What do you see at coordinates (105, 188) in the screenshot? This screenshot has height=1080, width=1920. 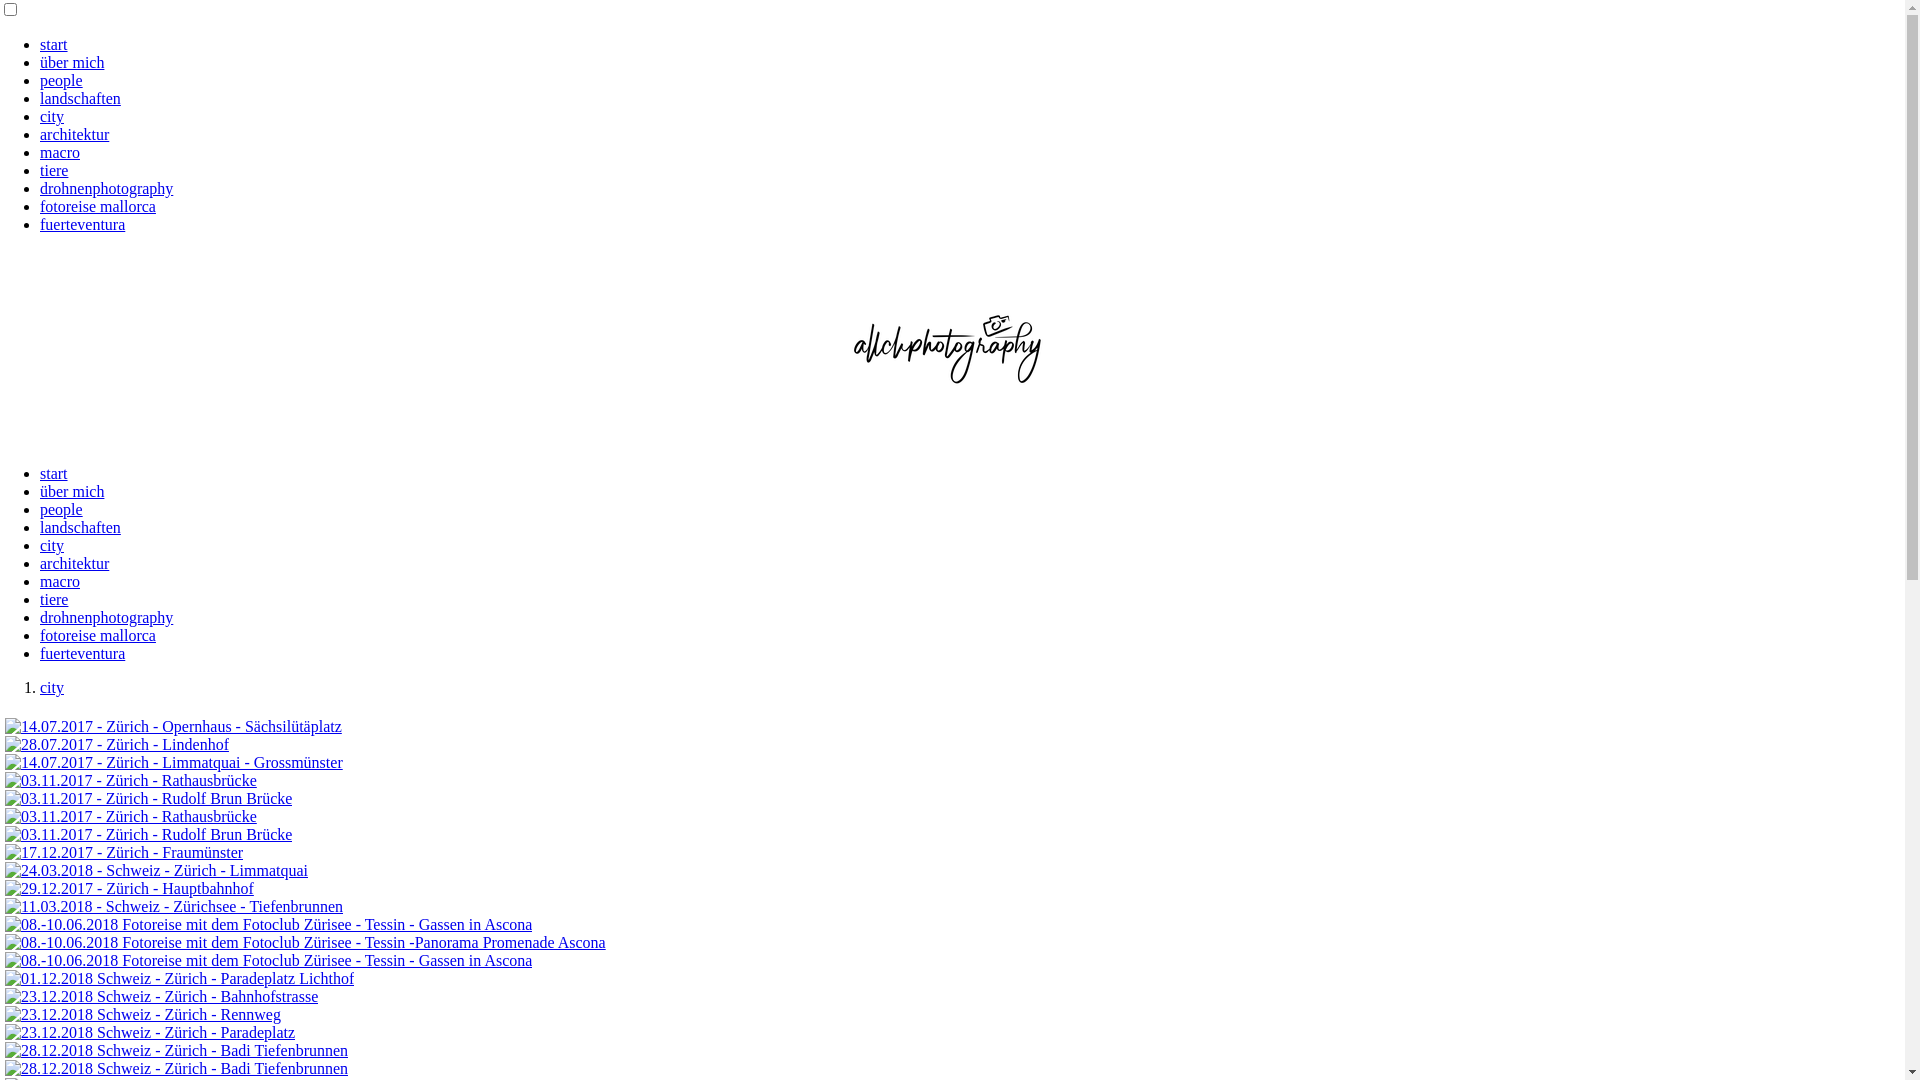 I see `'drohnenphotography'` at bounding box center [105, 188].